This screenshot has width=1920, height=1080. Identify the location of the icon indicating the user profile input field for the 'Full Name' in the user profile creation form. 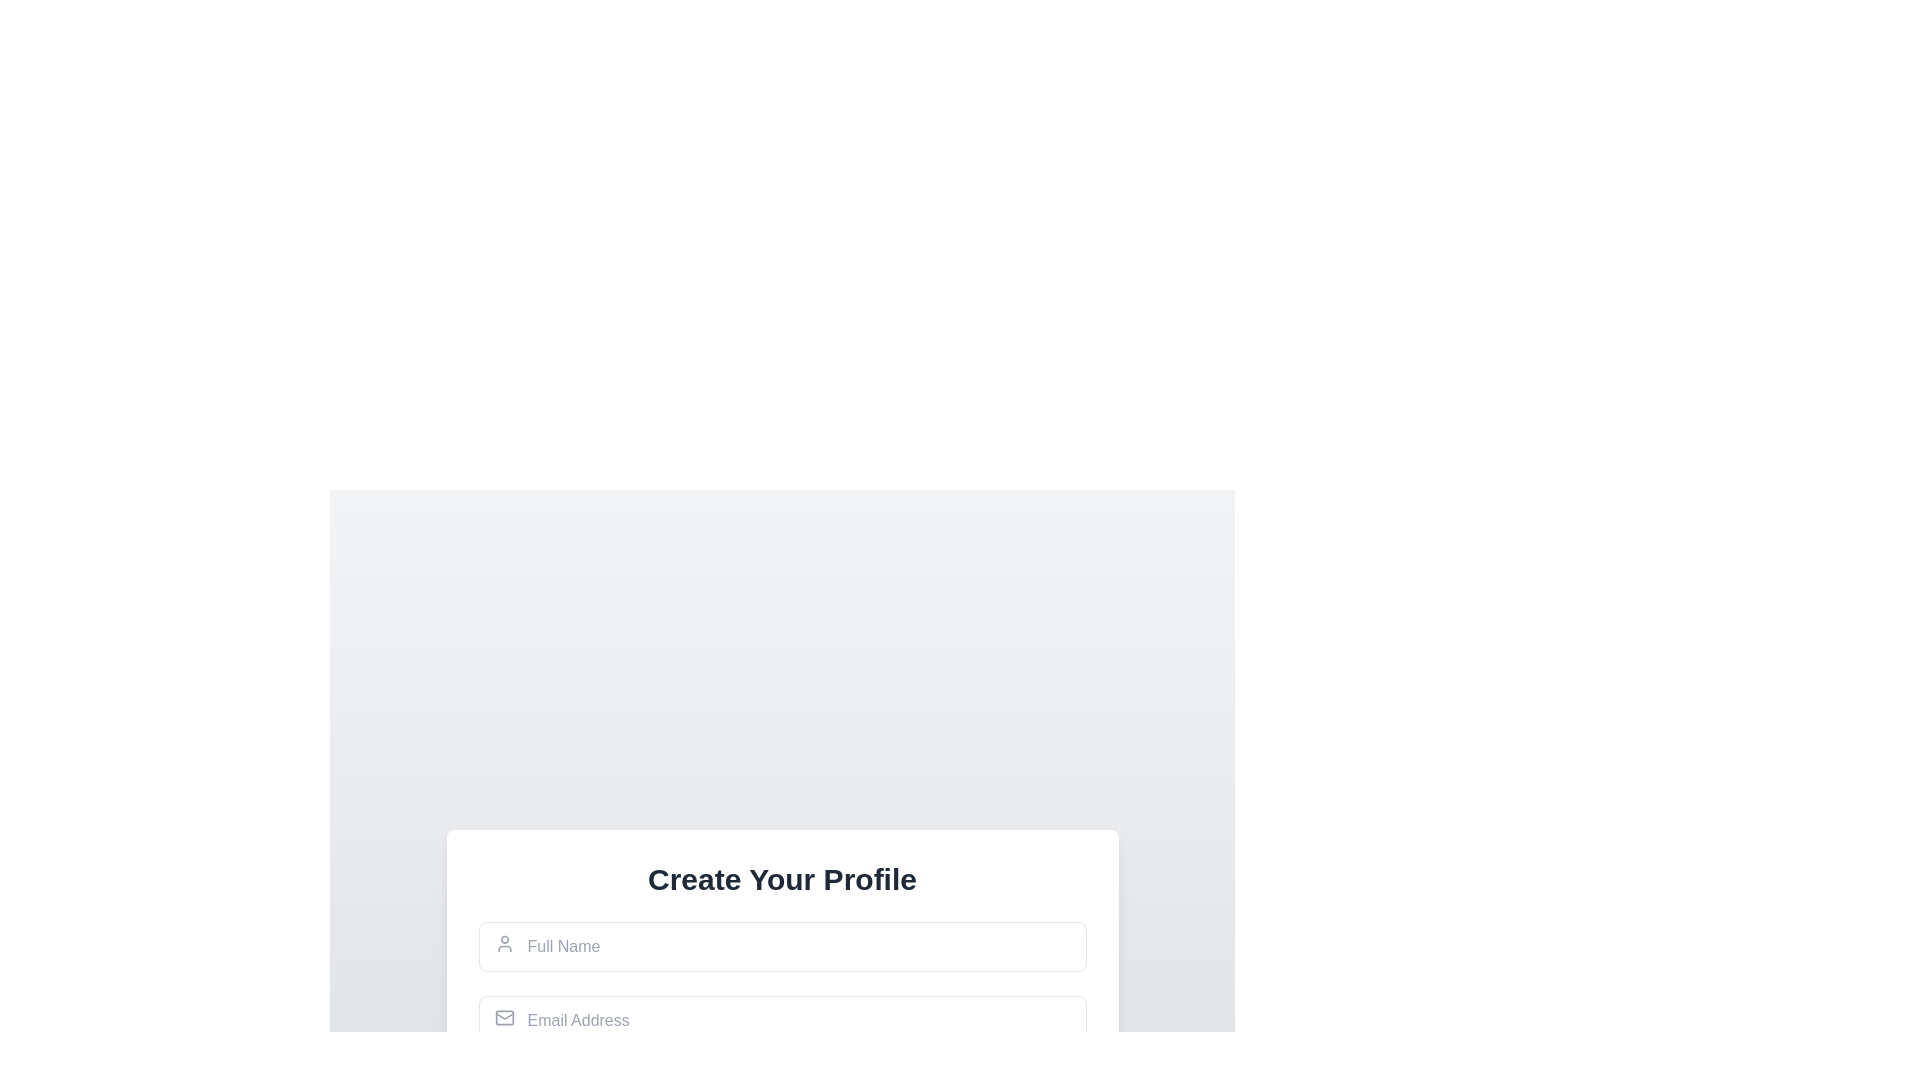
(504, 944).